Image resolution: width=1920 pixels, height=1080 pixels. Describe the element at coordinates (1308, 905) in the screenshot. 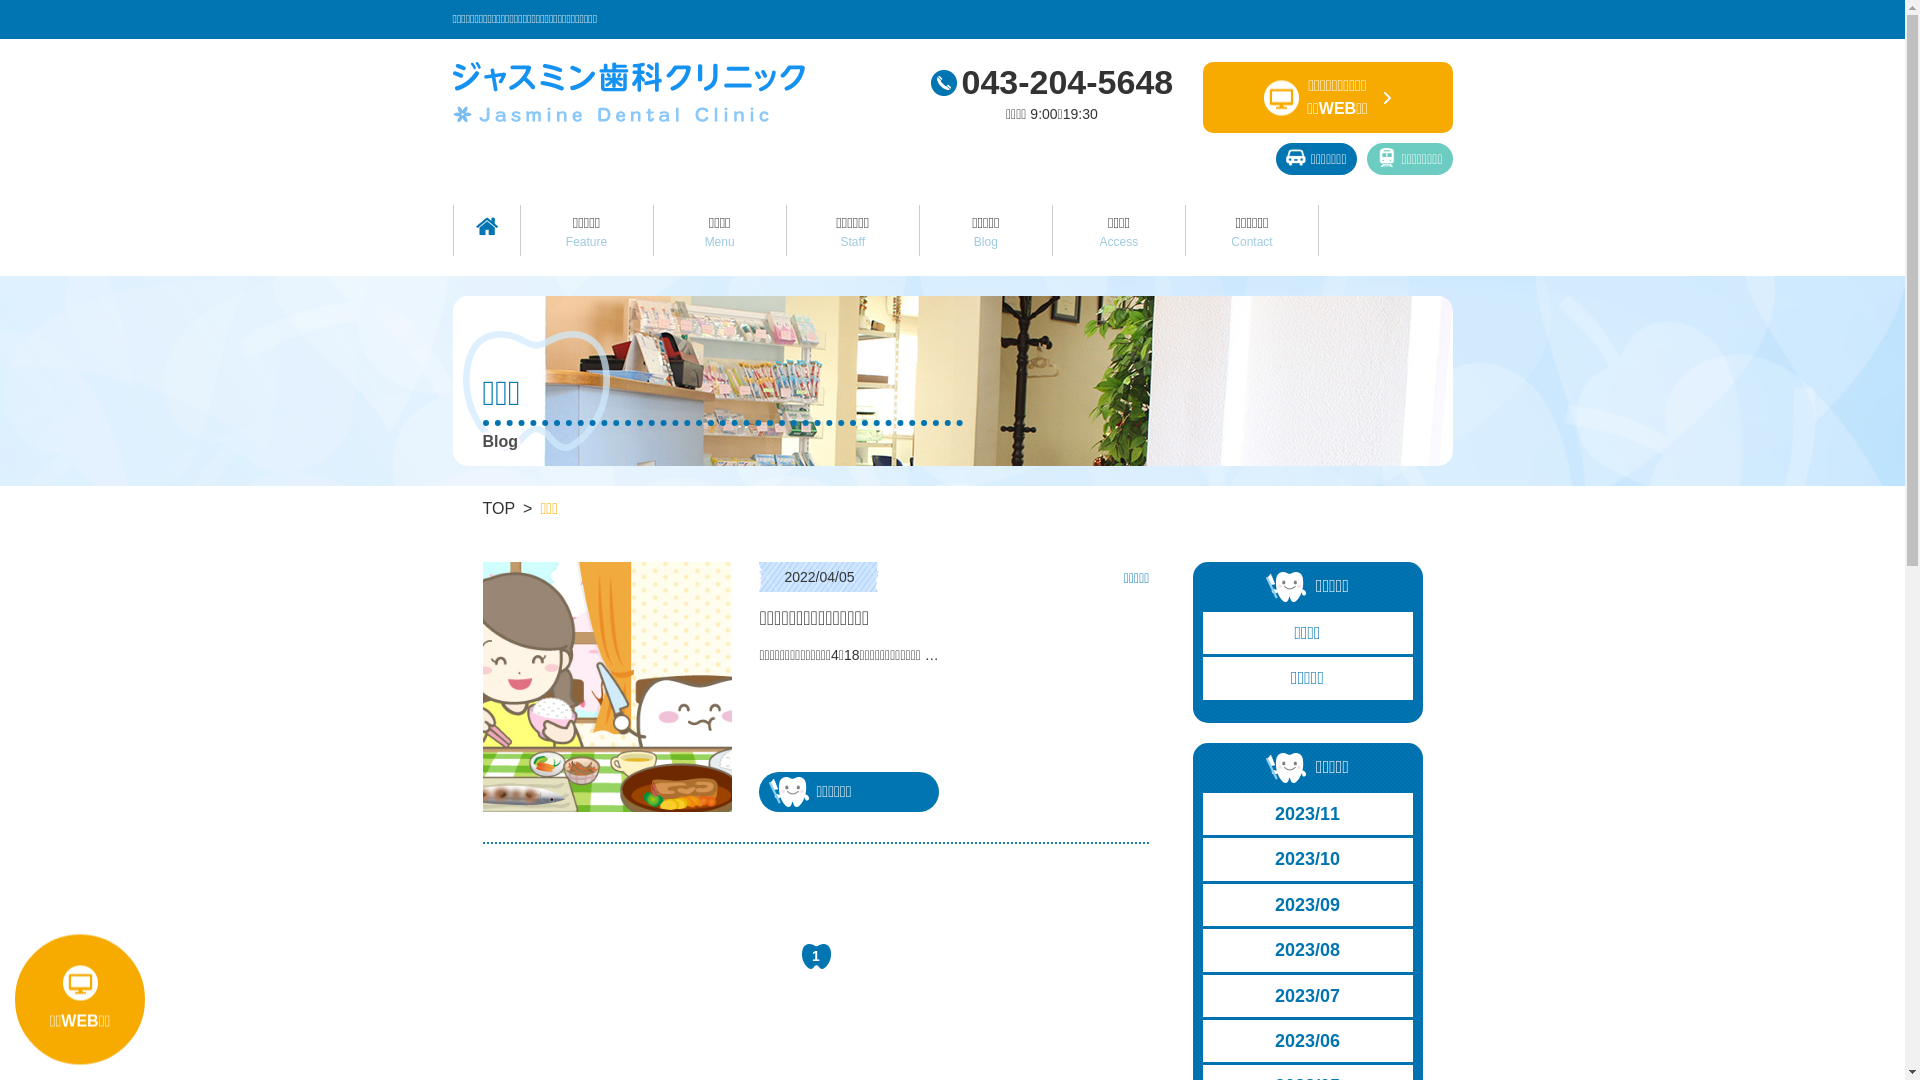

I see `'2023/09'` at that location.